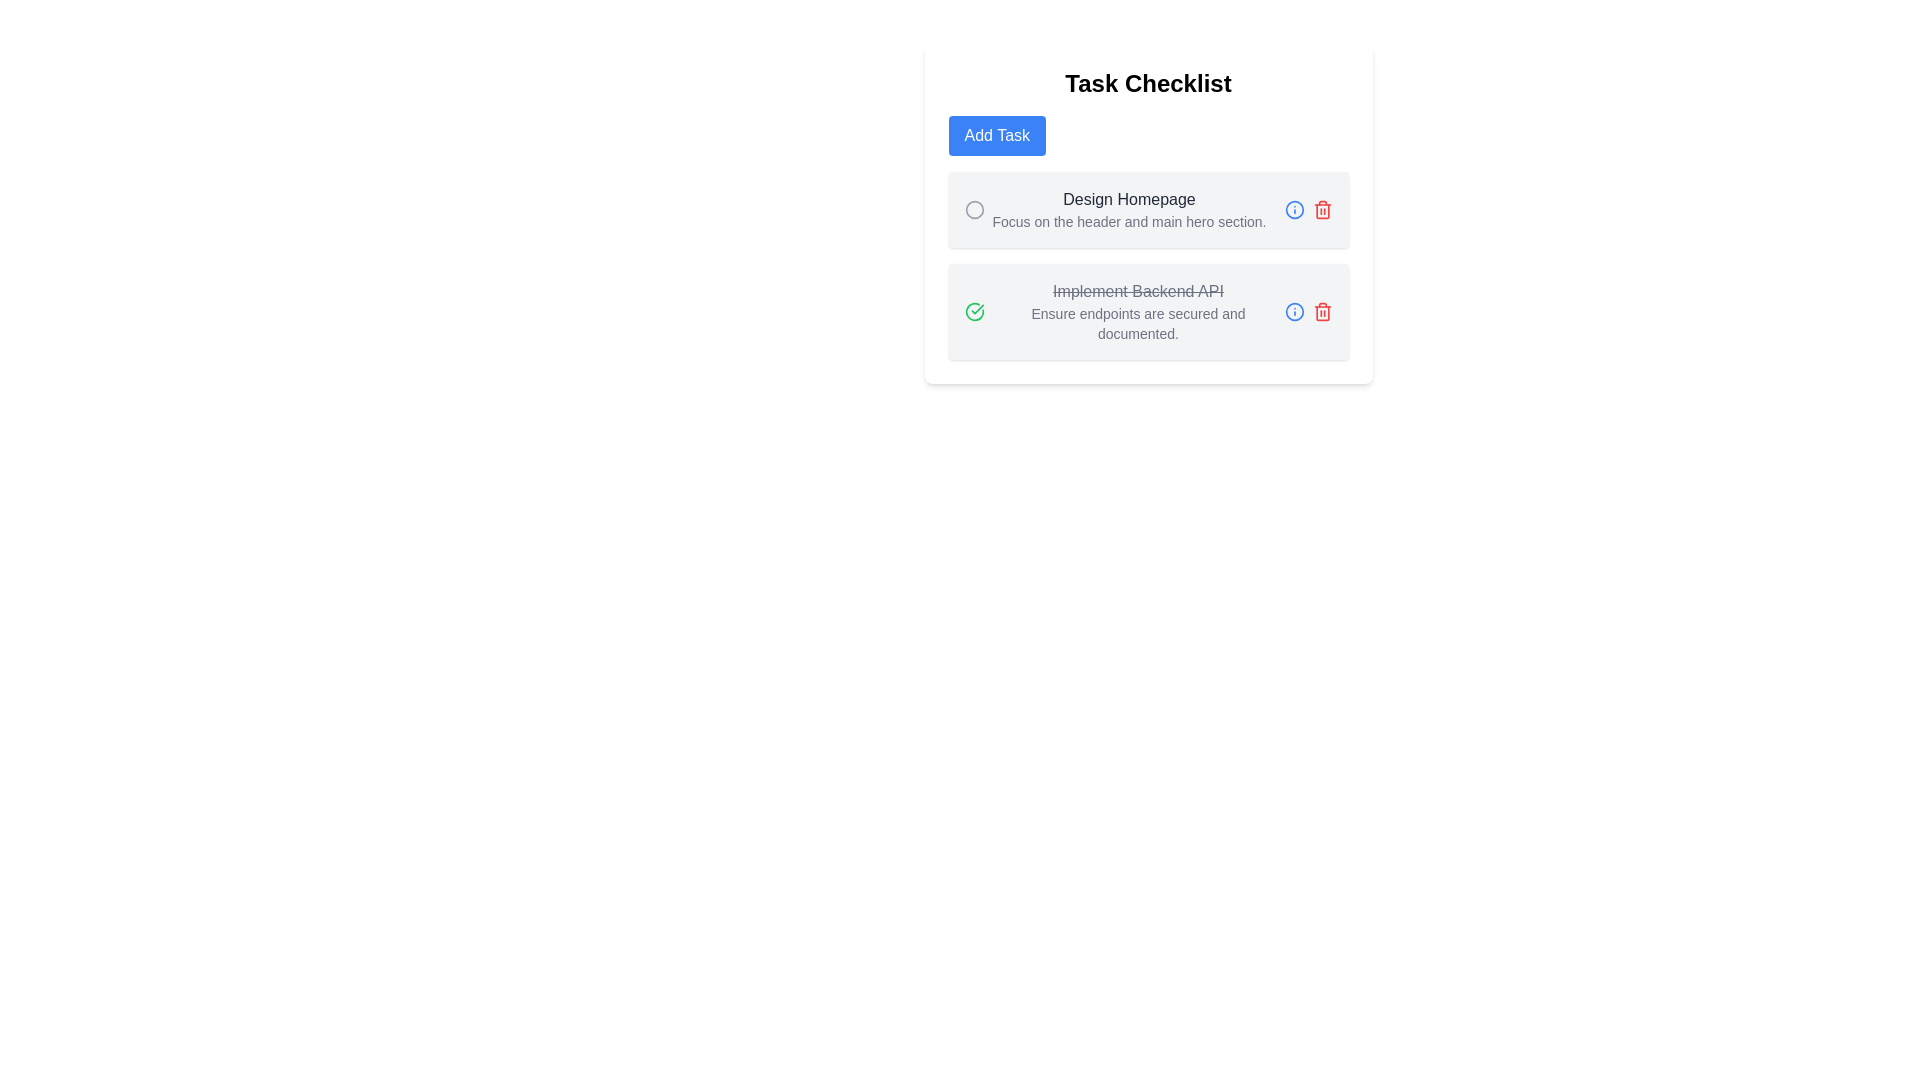  What do you see at coordinates (1129, 222) in the screenshot?
I see `text element that reads 'Focus on the header and main hero section.', which is styled with a smaller font size and gray color, located below the 'Design Homepage' text in the task checklist` at bounding box center [1129, 222].